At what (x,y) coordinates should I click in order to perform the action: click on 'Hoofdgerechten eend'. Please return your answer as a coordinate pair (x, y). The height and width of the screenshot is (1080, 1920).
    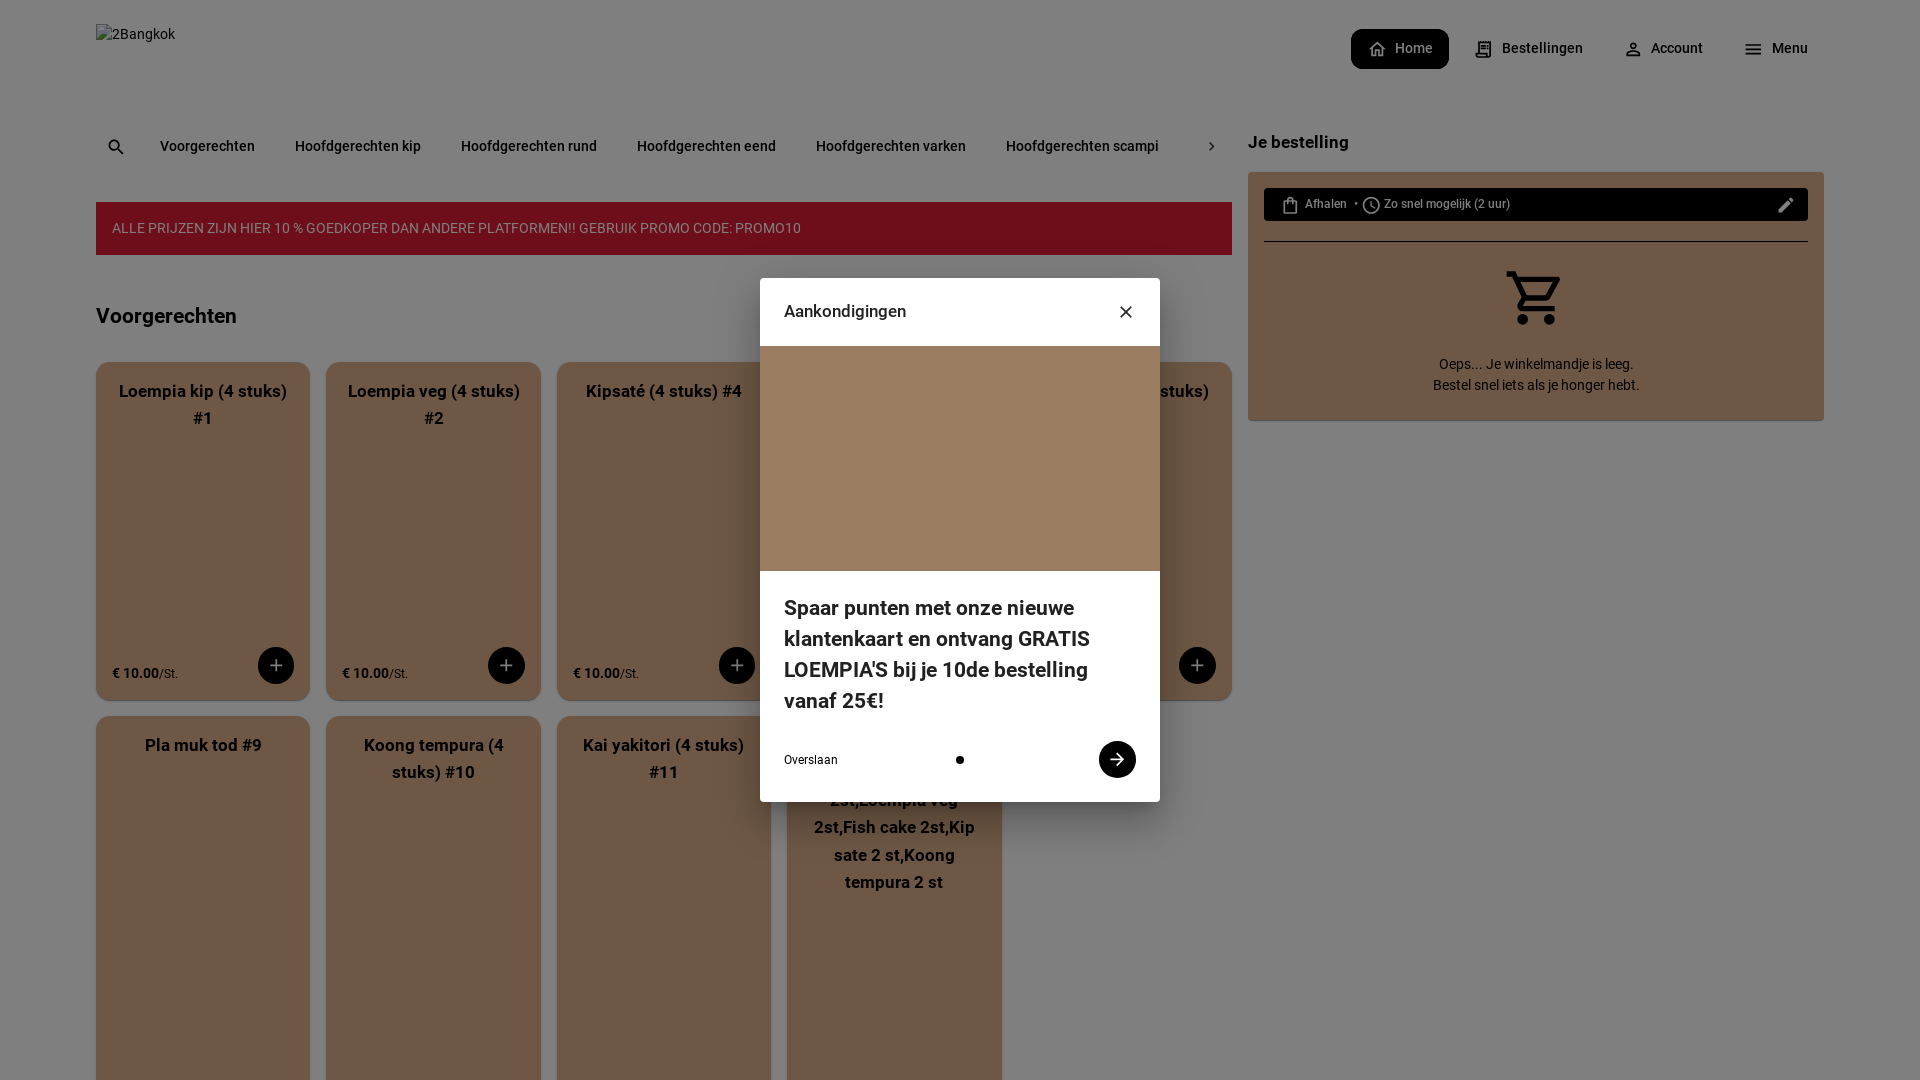
    Looking at the image, I should click on (706, 146).